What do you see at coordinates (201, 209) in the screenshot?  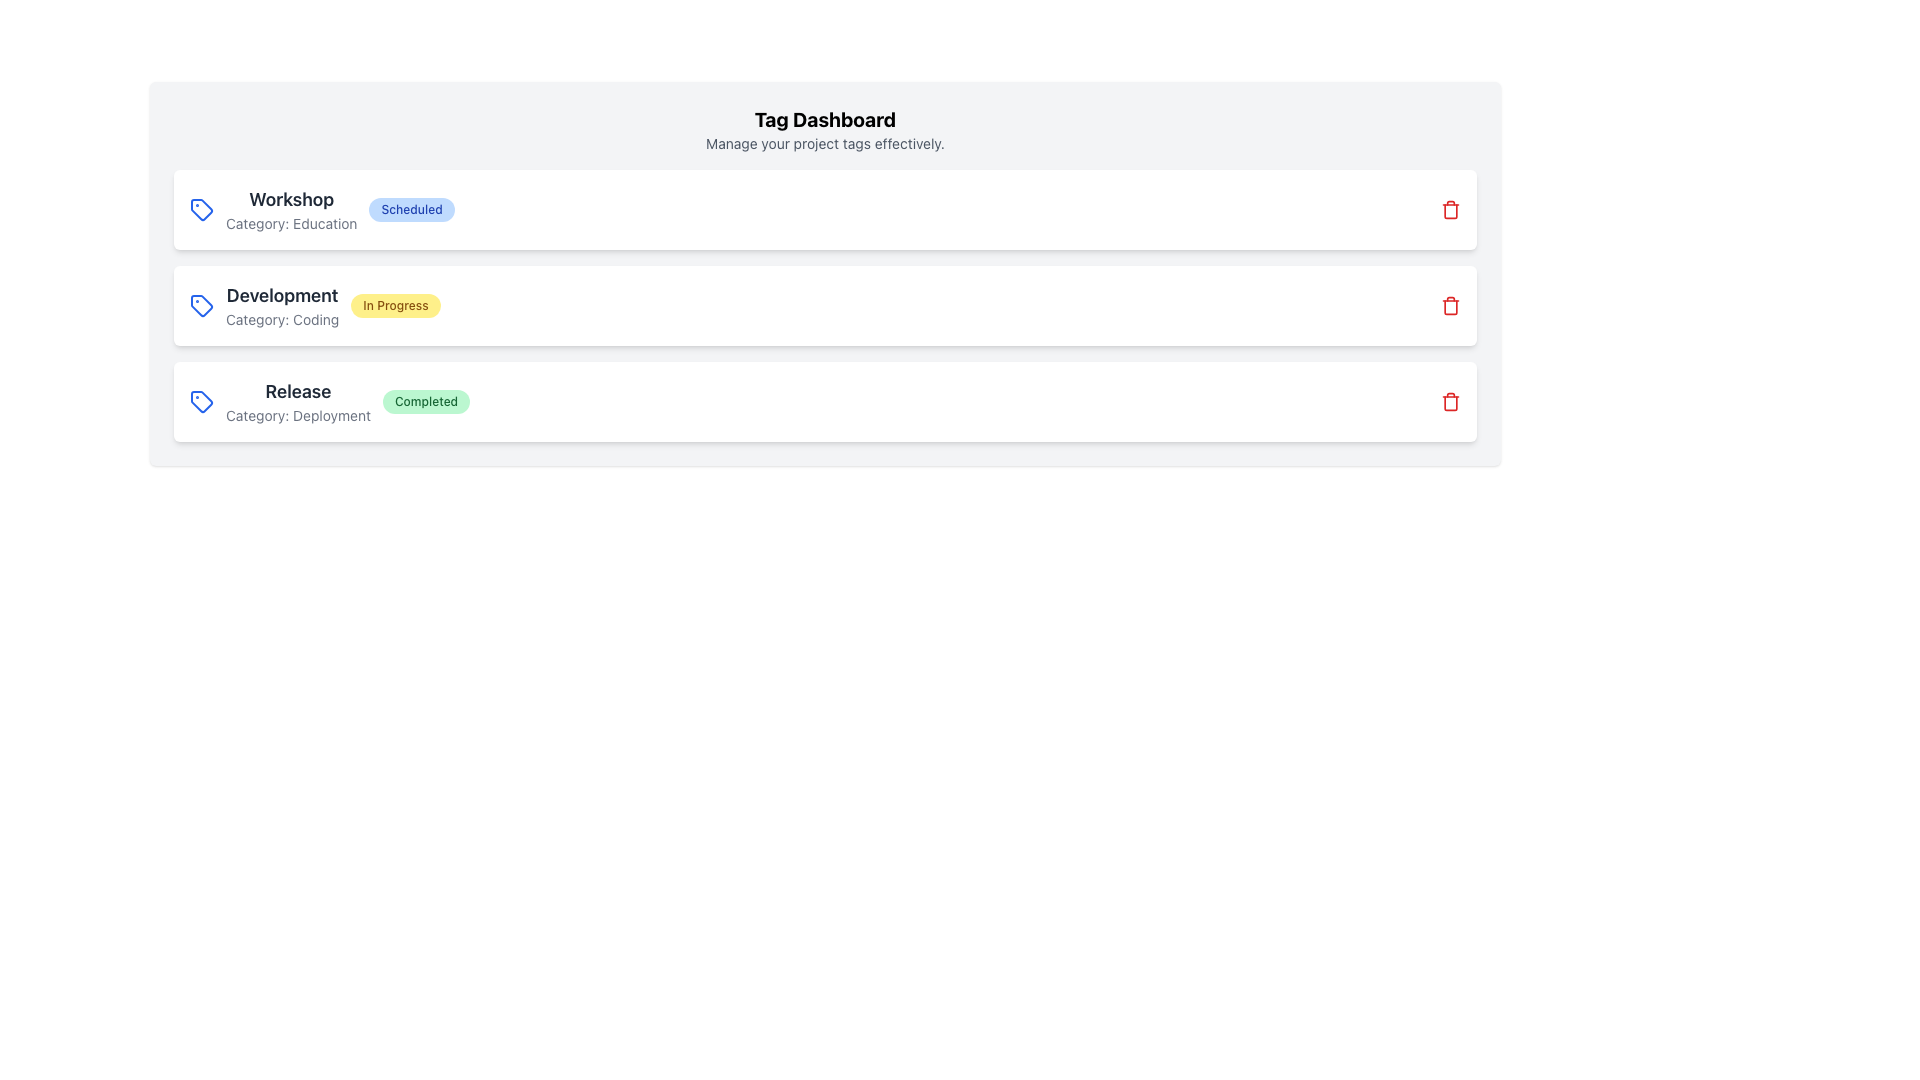 I see `tag icon element with a blue outline located at the far left of the 'Workshop' row` at bounding box center [201, 209].